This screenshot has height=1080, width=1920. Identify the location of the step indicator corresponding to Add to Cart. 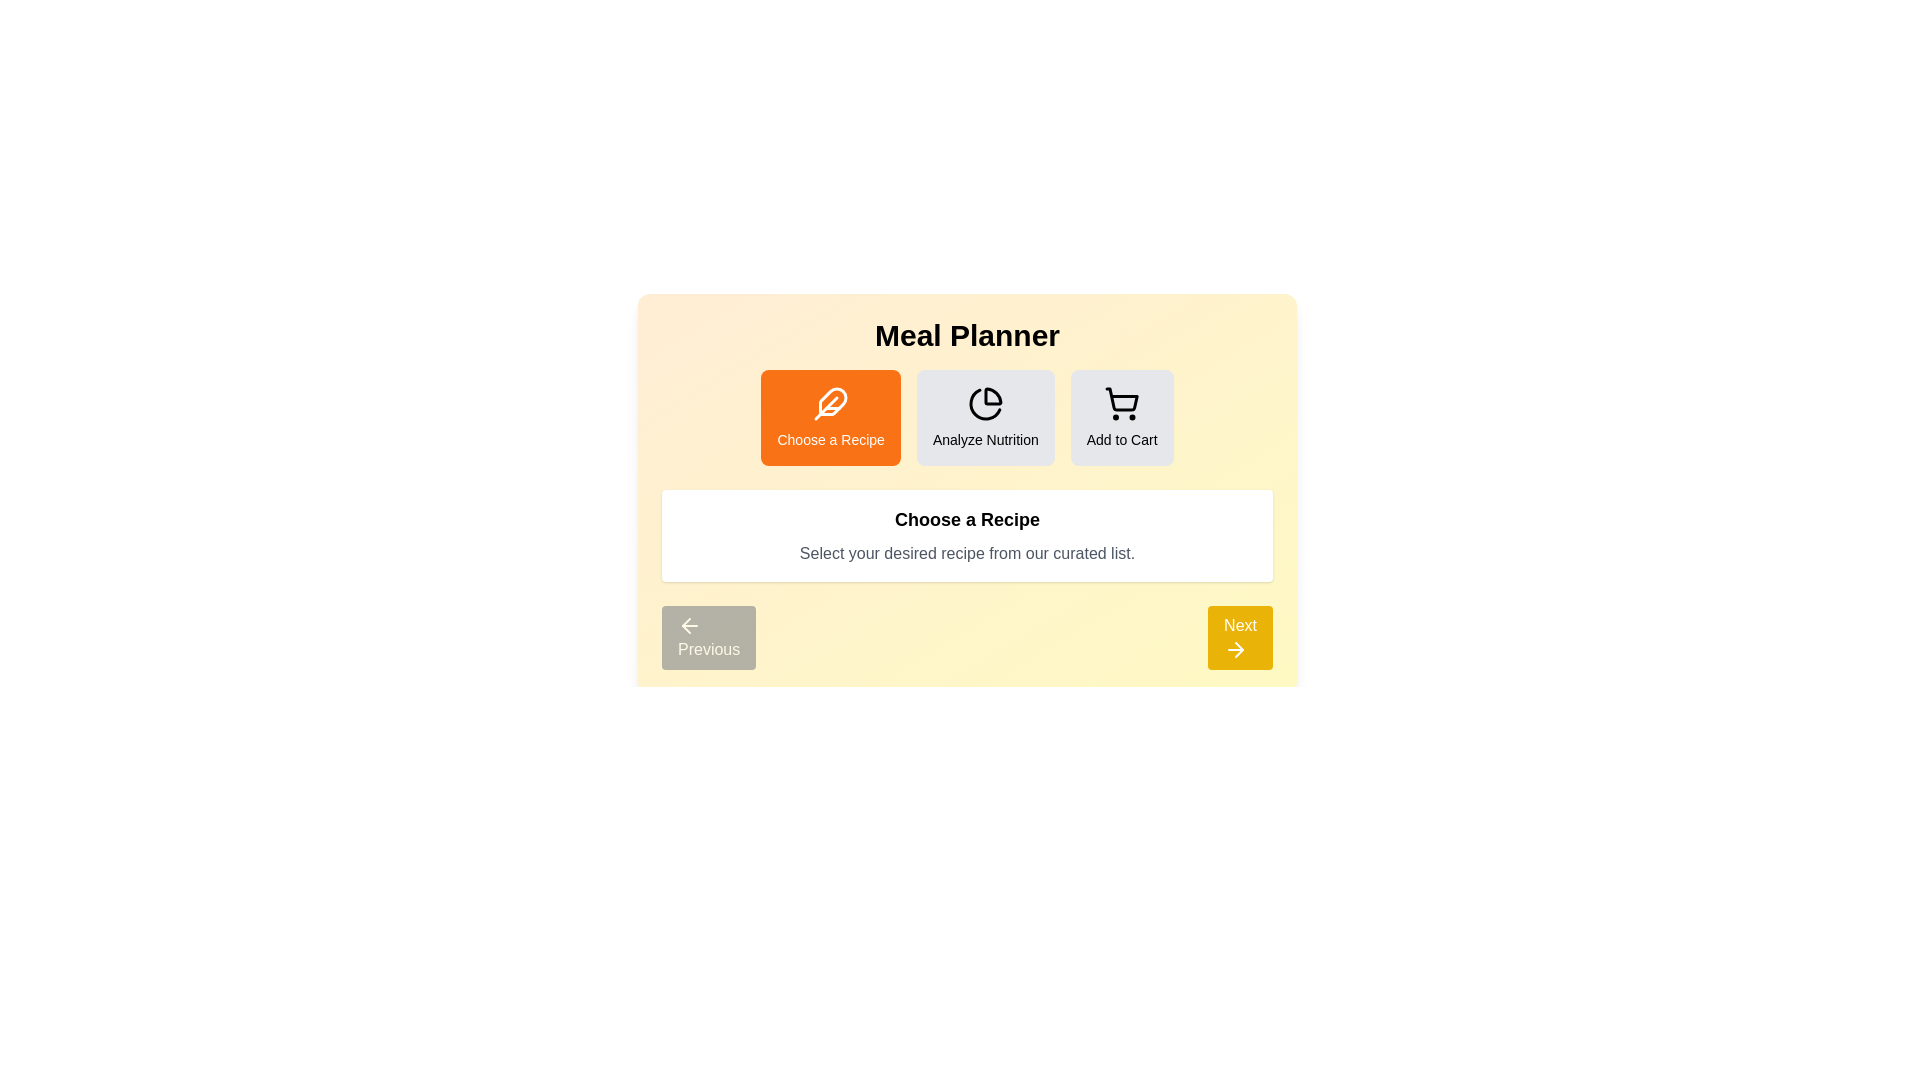
(1122, 416).